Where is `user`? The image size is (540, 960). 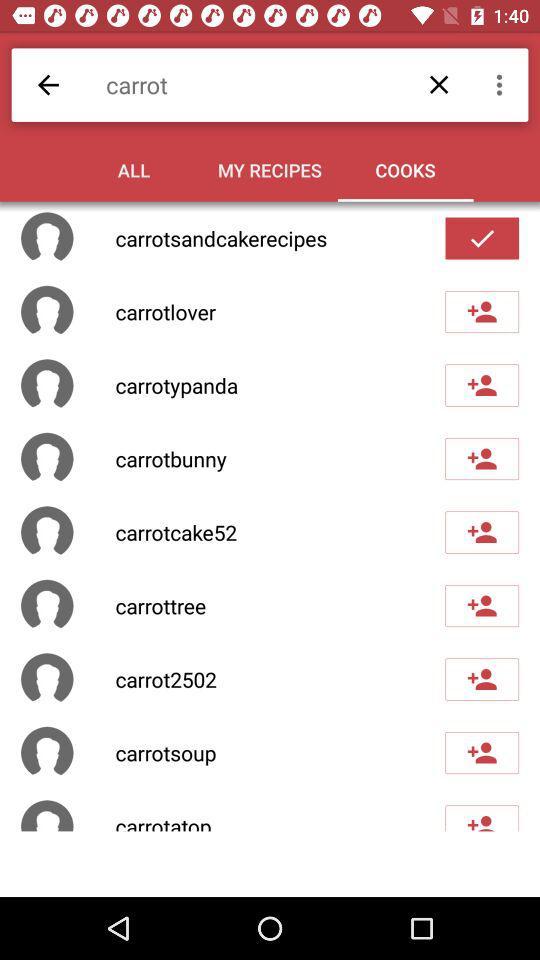 user is located at coordinates (481, 604).